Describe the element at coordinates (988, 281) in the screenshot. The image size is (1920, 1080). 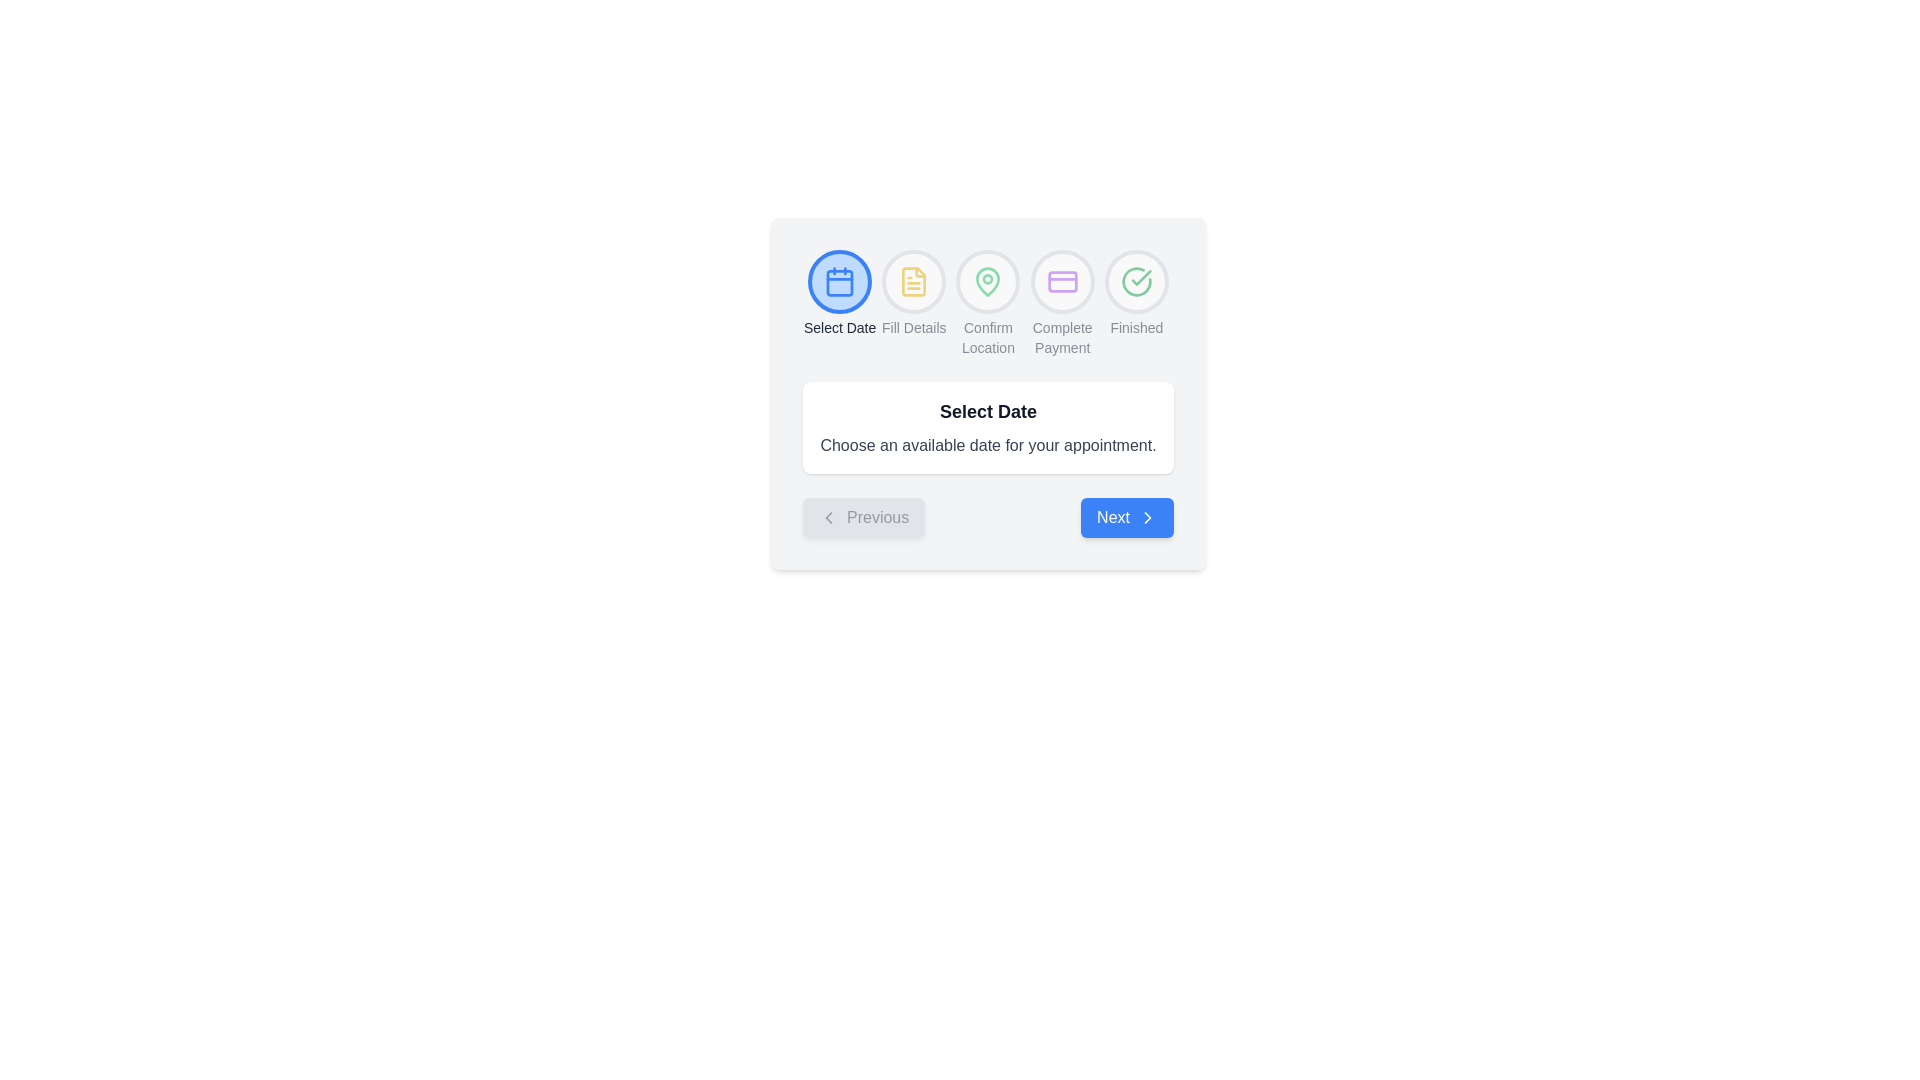
I see `the third pin-shaped icon with a green outline and fill, which indicates a step in the navigation bar located between 'Fill Details' and 'Complete Payment'` at that location.